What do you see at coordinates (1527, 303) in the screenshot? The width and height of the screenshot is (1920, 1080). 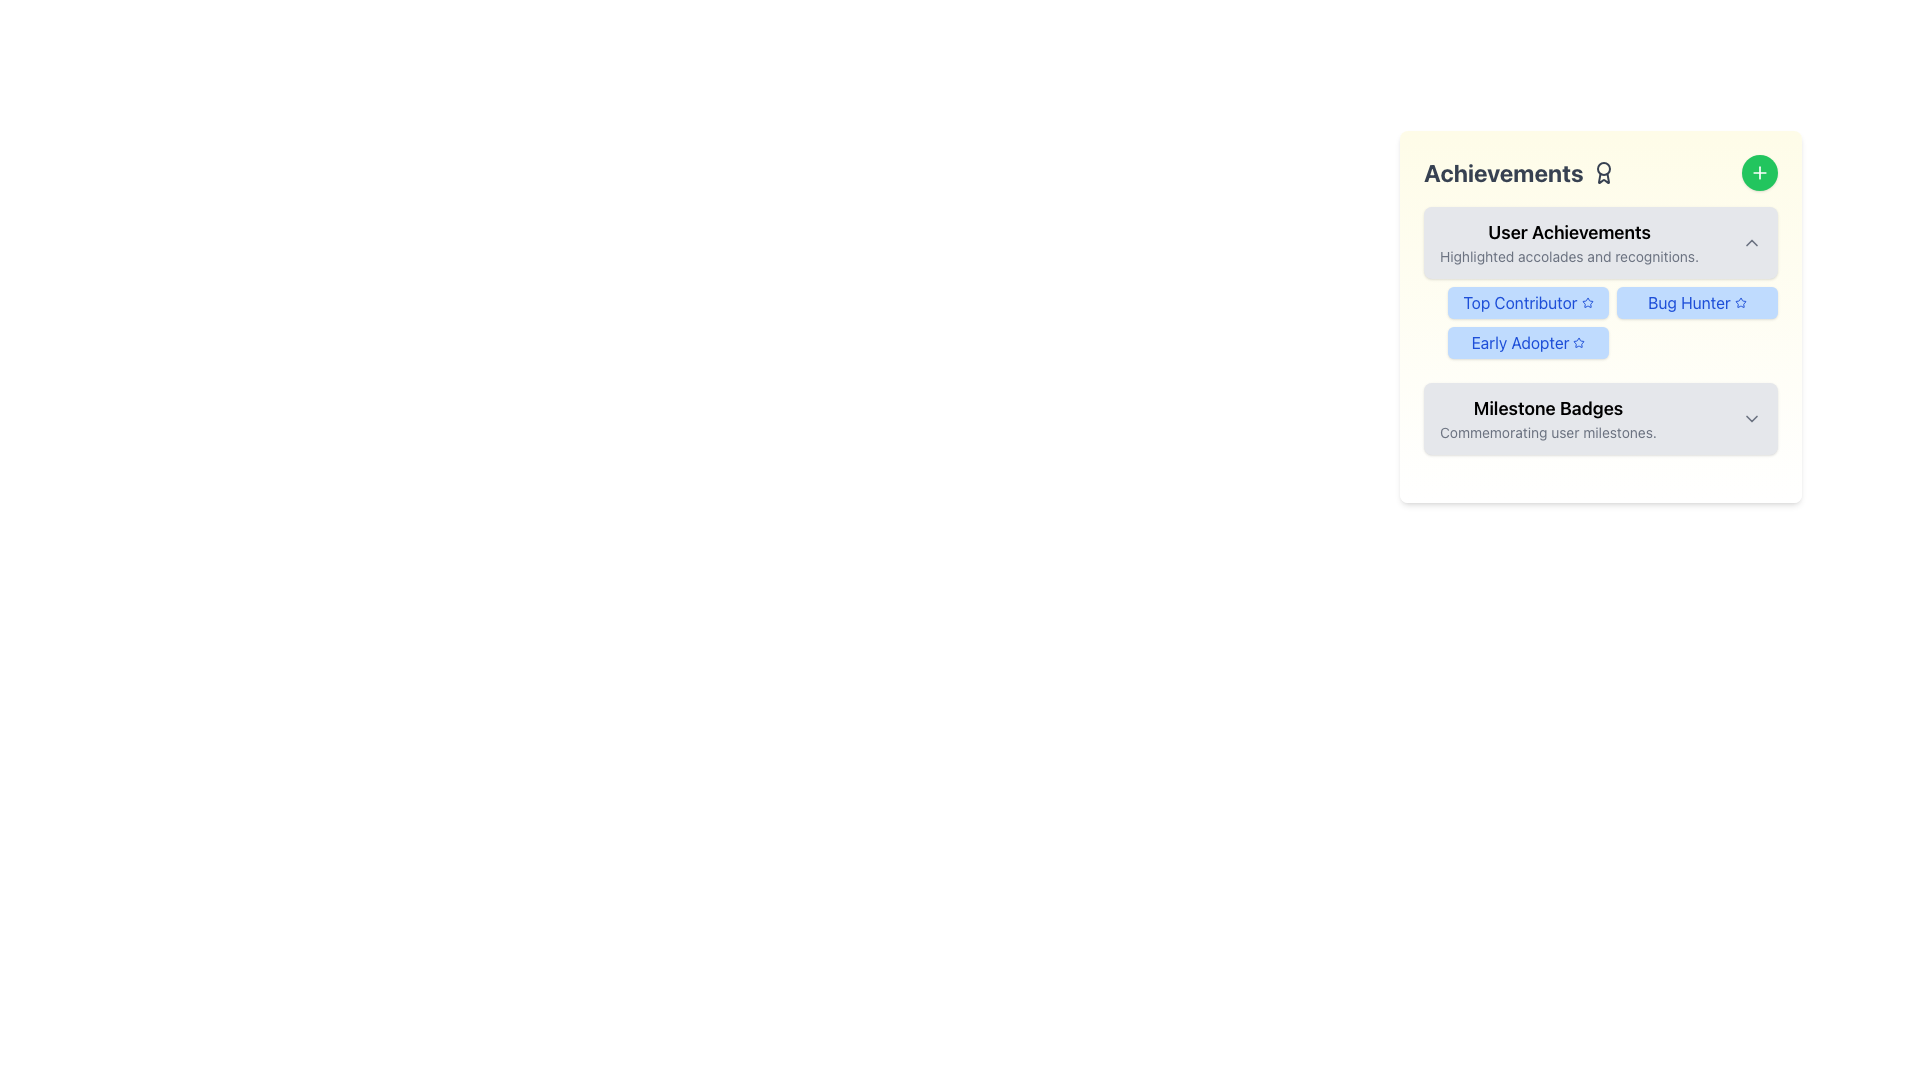 I see `the Decorative Badge that has a light blue background, rounded corners, and contains the text 'Top Contributor' with a blue star icon, located in the 'User Achievements' section of the 'Achievements' panel` at bounding box center [1527, 303].